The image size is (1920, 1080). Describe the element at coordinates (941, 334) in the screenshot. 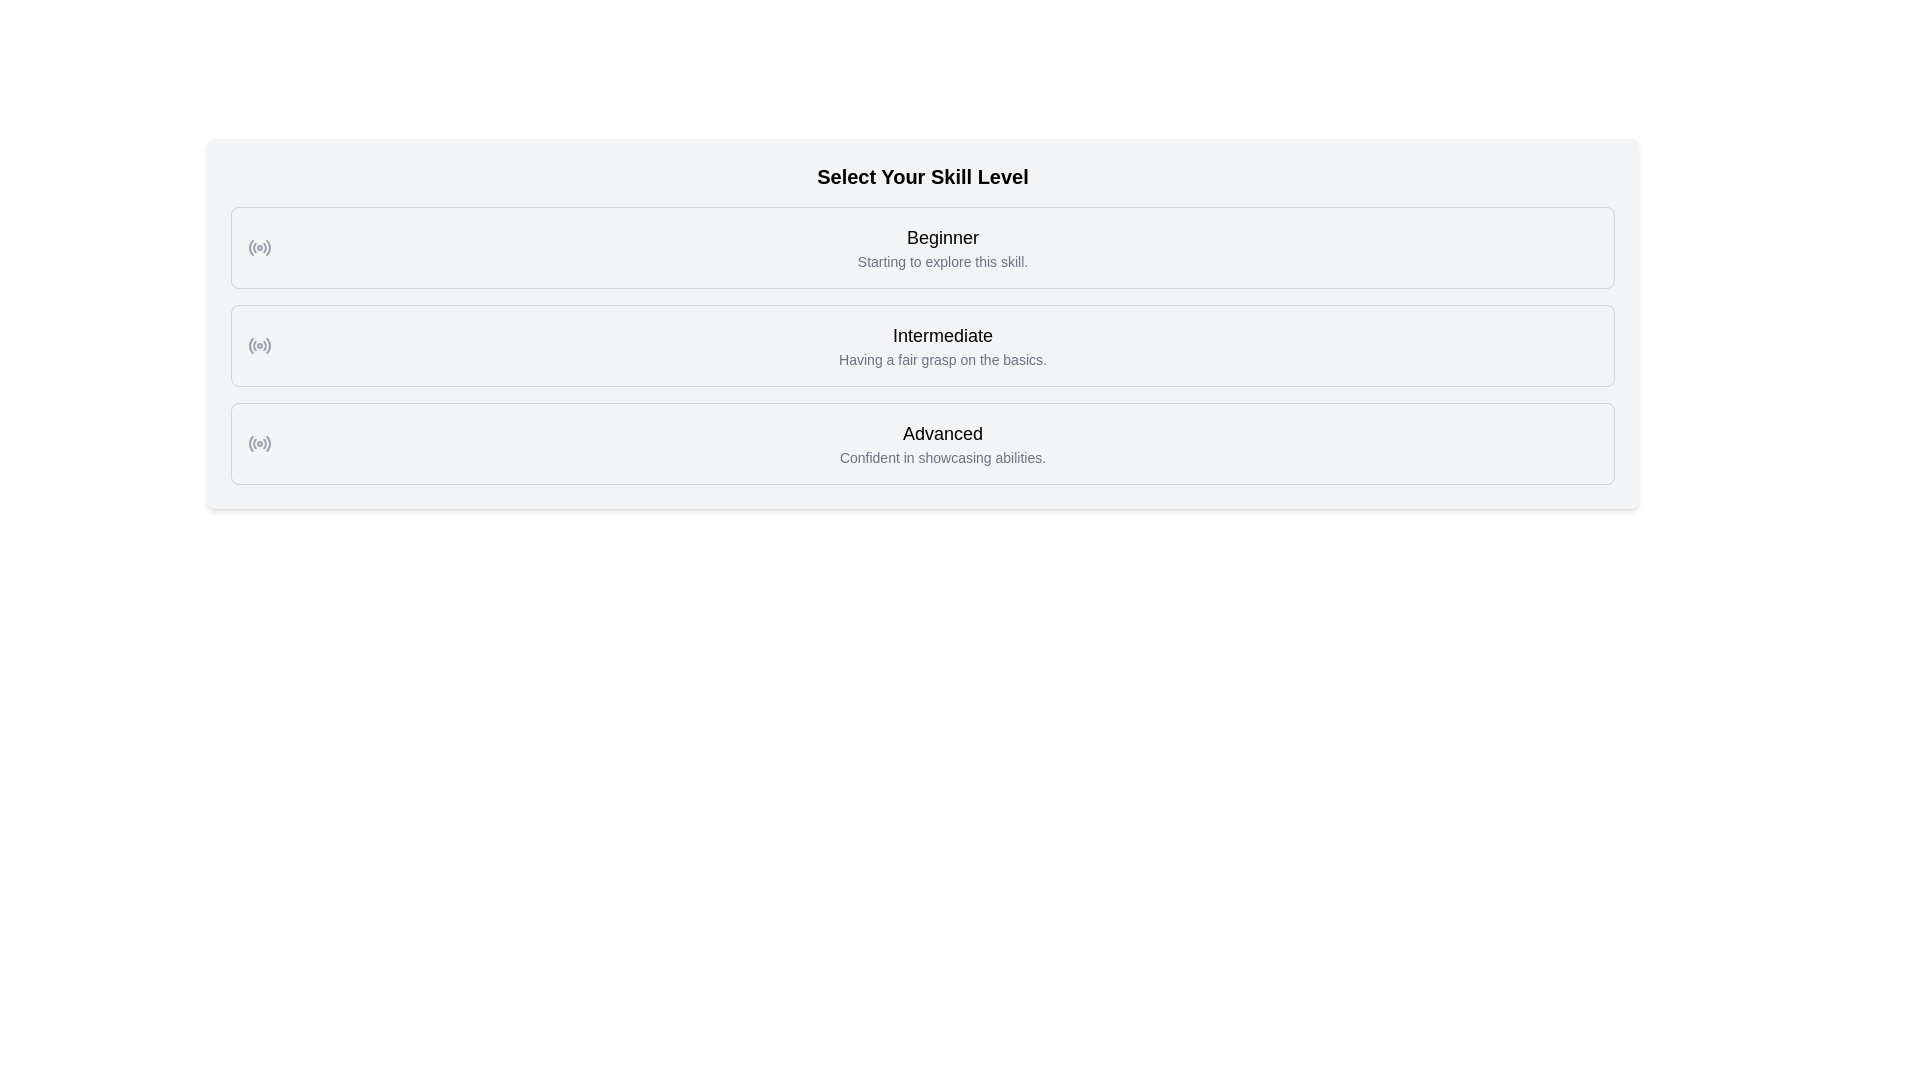

I see `text label representing the title of the intermediate skill level option in the skill selection menu, located above the descriptive text` at that location.